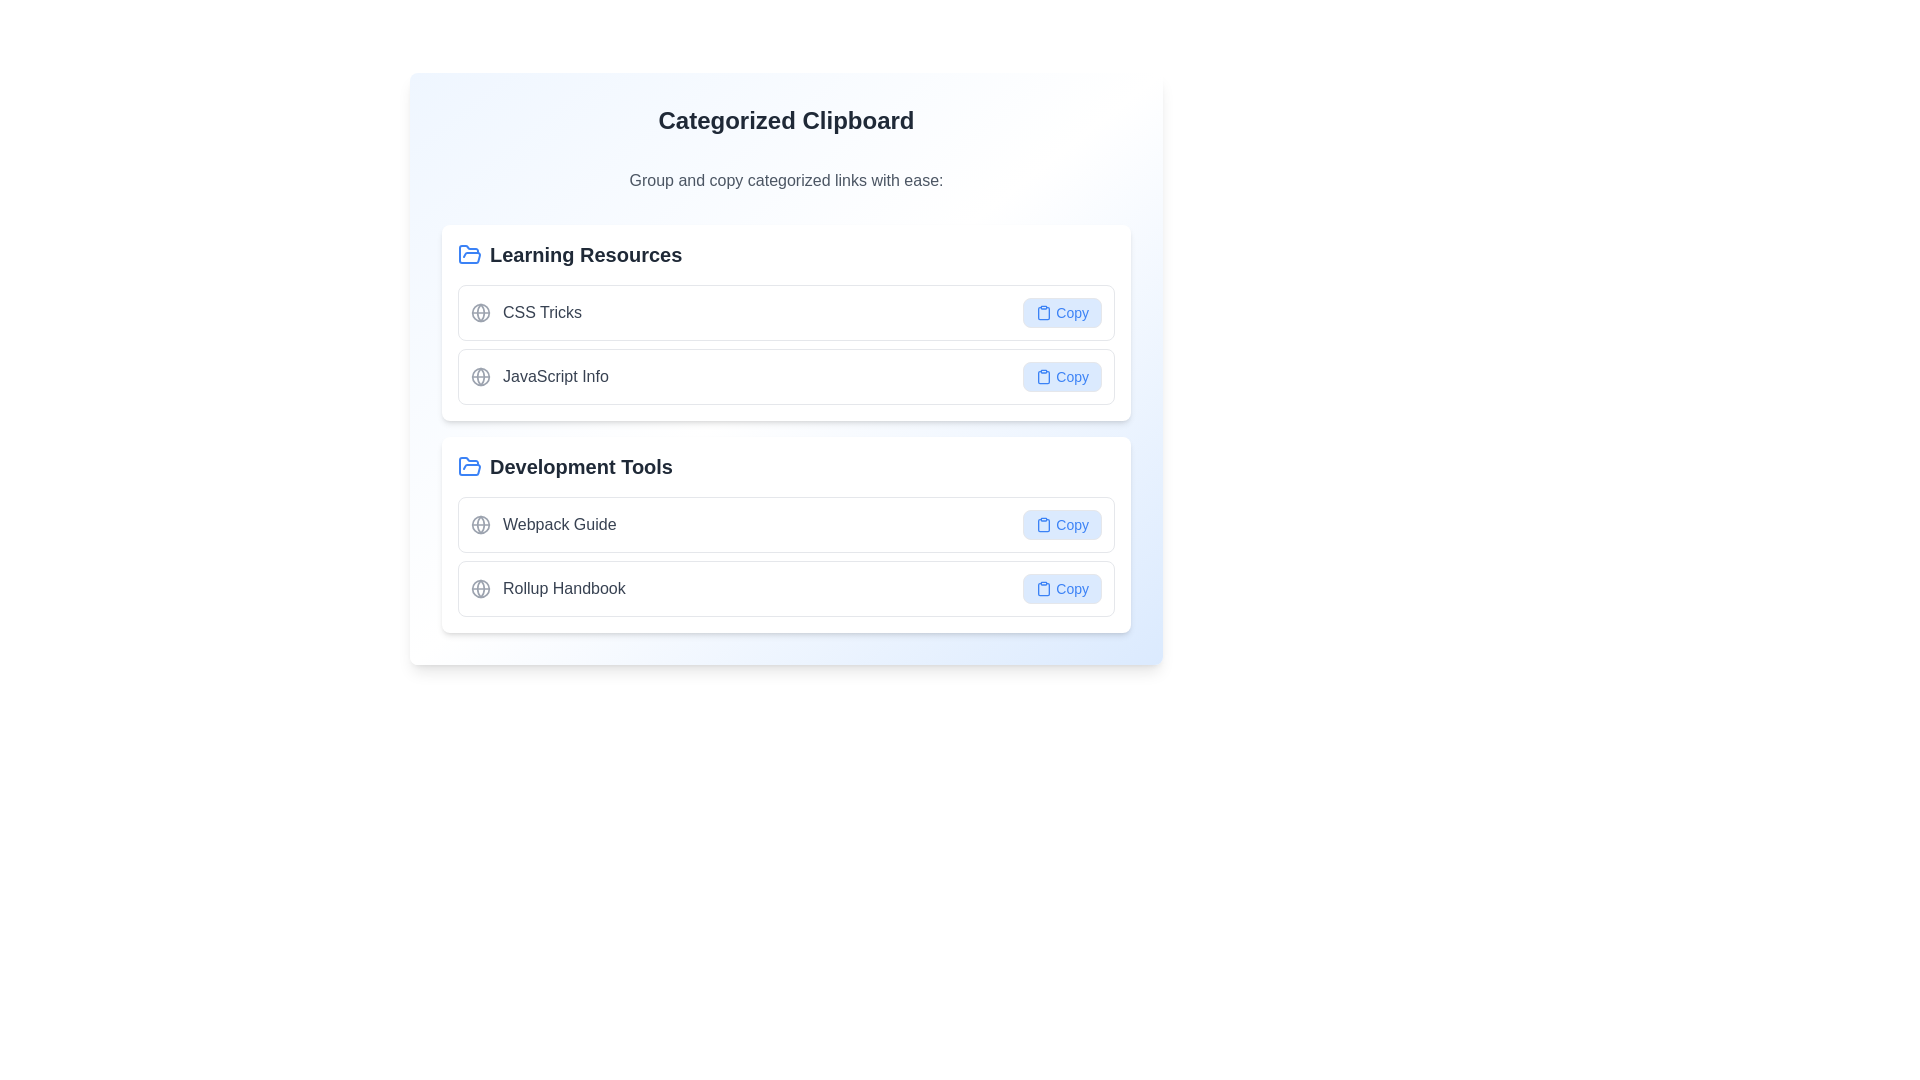  I want to click on the icon representing files or directories in the 'Learning Resources' section, so click(469, 253).